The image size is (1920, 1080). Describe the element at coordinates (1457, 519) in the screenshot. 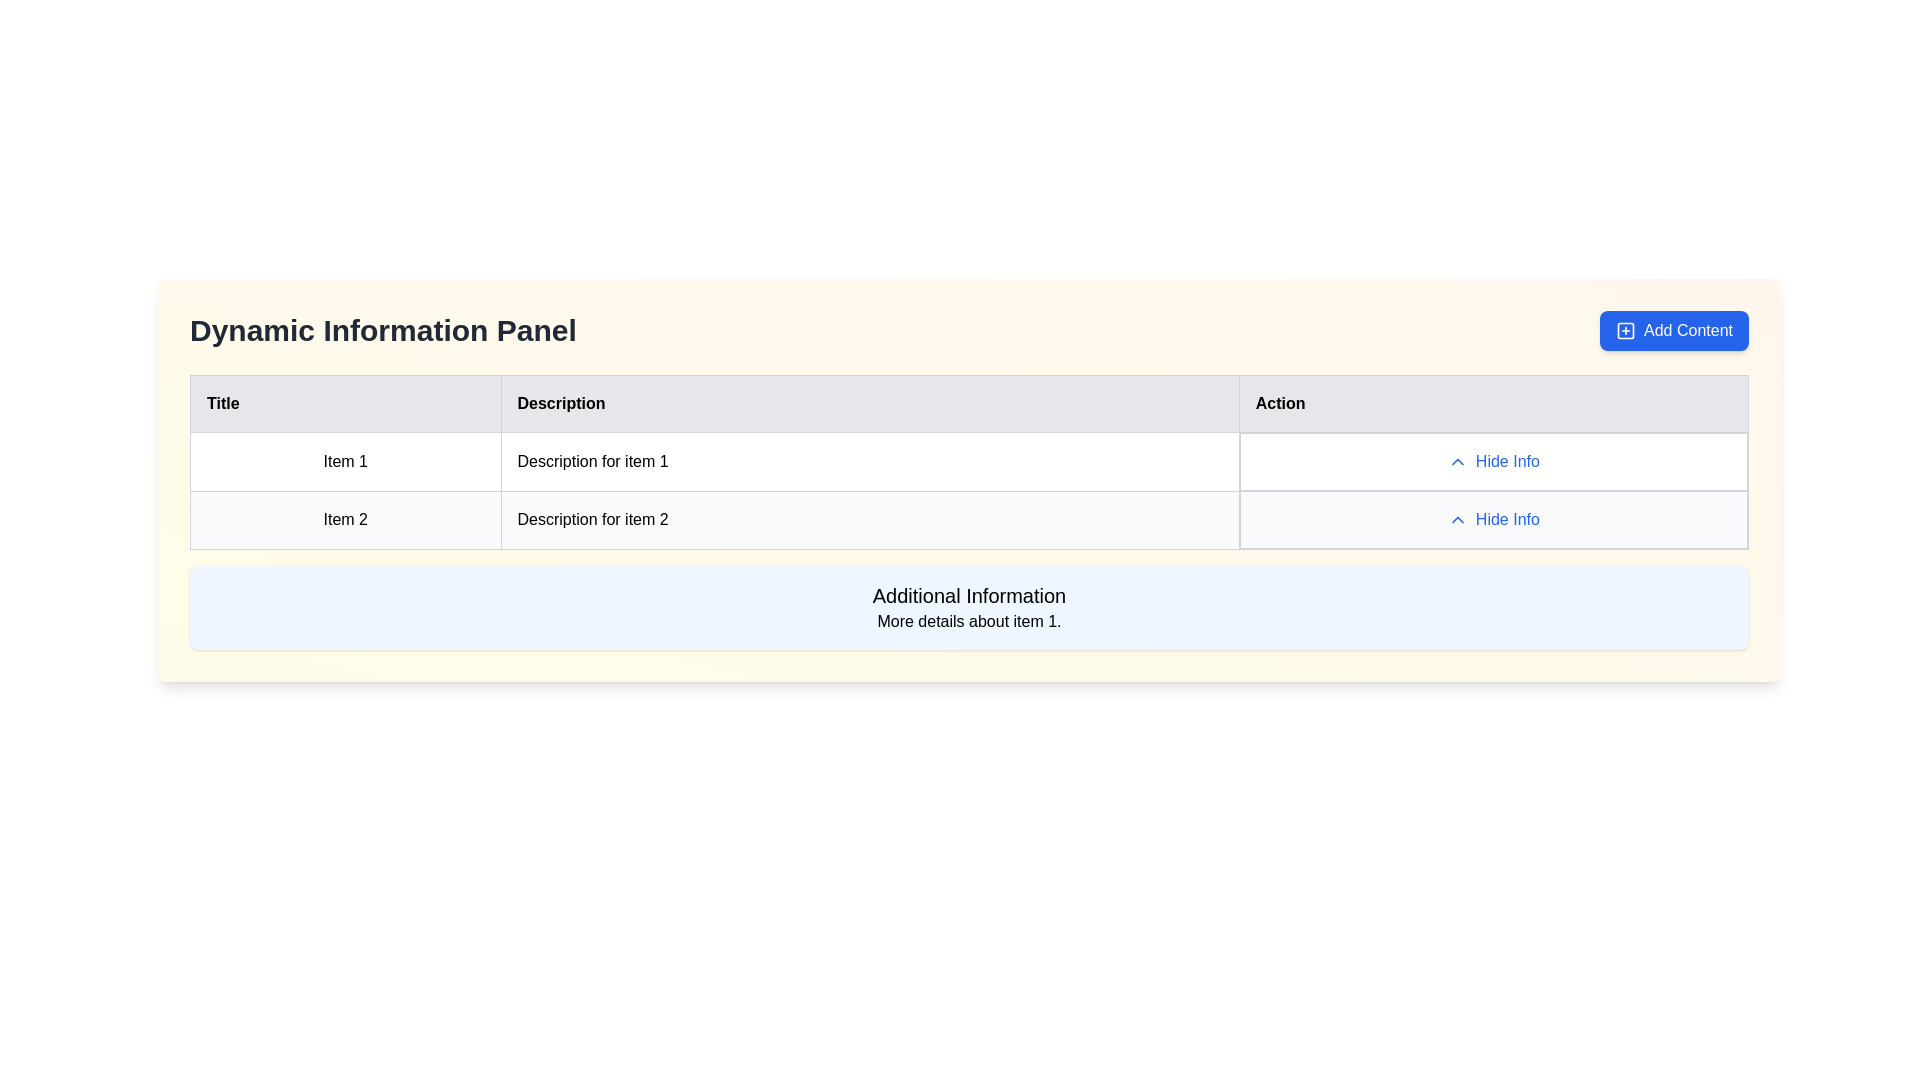

I see `the small upward-pointing chevron icon, which is styled in blue and located to the left of the 'Hide Info' text button in the third column of the 'Action' section` at that location.